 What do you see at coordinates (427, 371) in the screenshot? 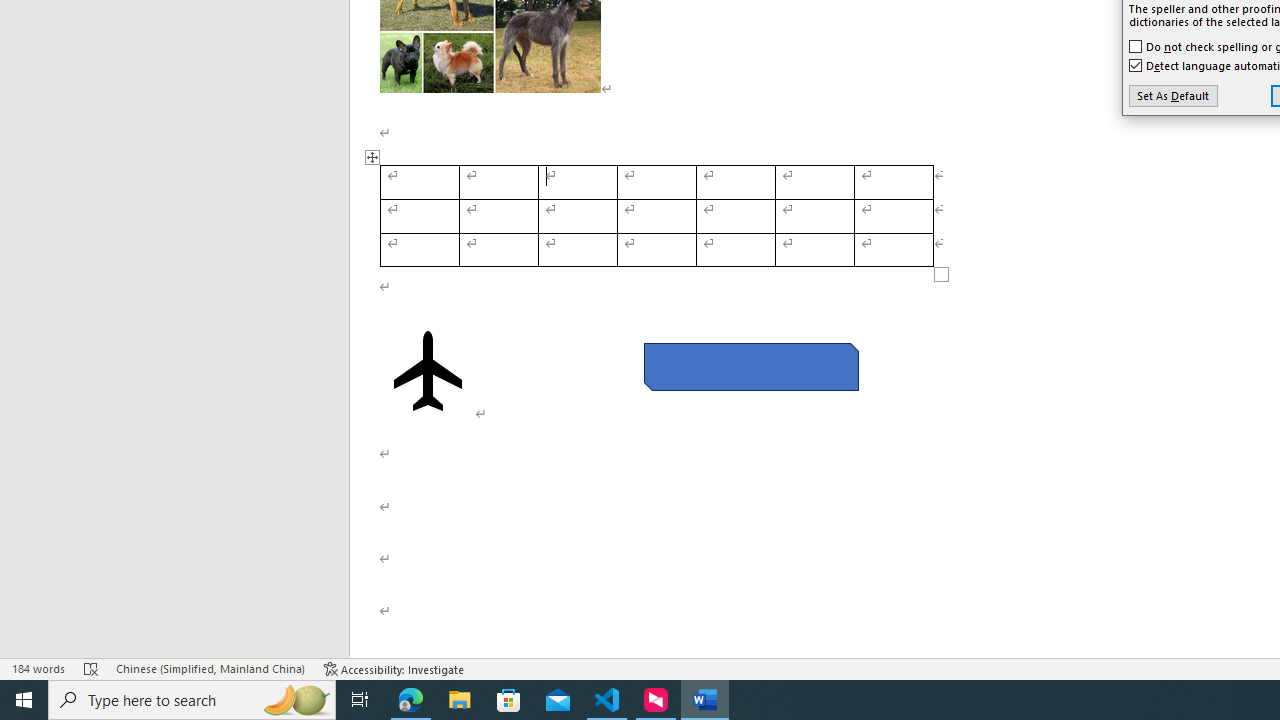
I see `'Airplane with solid fill'` at bounding box center [427, 371].